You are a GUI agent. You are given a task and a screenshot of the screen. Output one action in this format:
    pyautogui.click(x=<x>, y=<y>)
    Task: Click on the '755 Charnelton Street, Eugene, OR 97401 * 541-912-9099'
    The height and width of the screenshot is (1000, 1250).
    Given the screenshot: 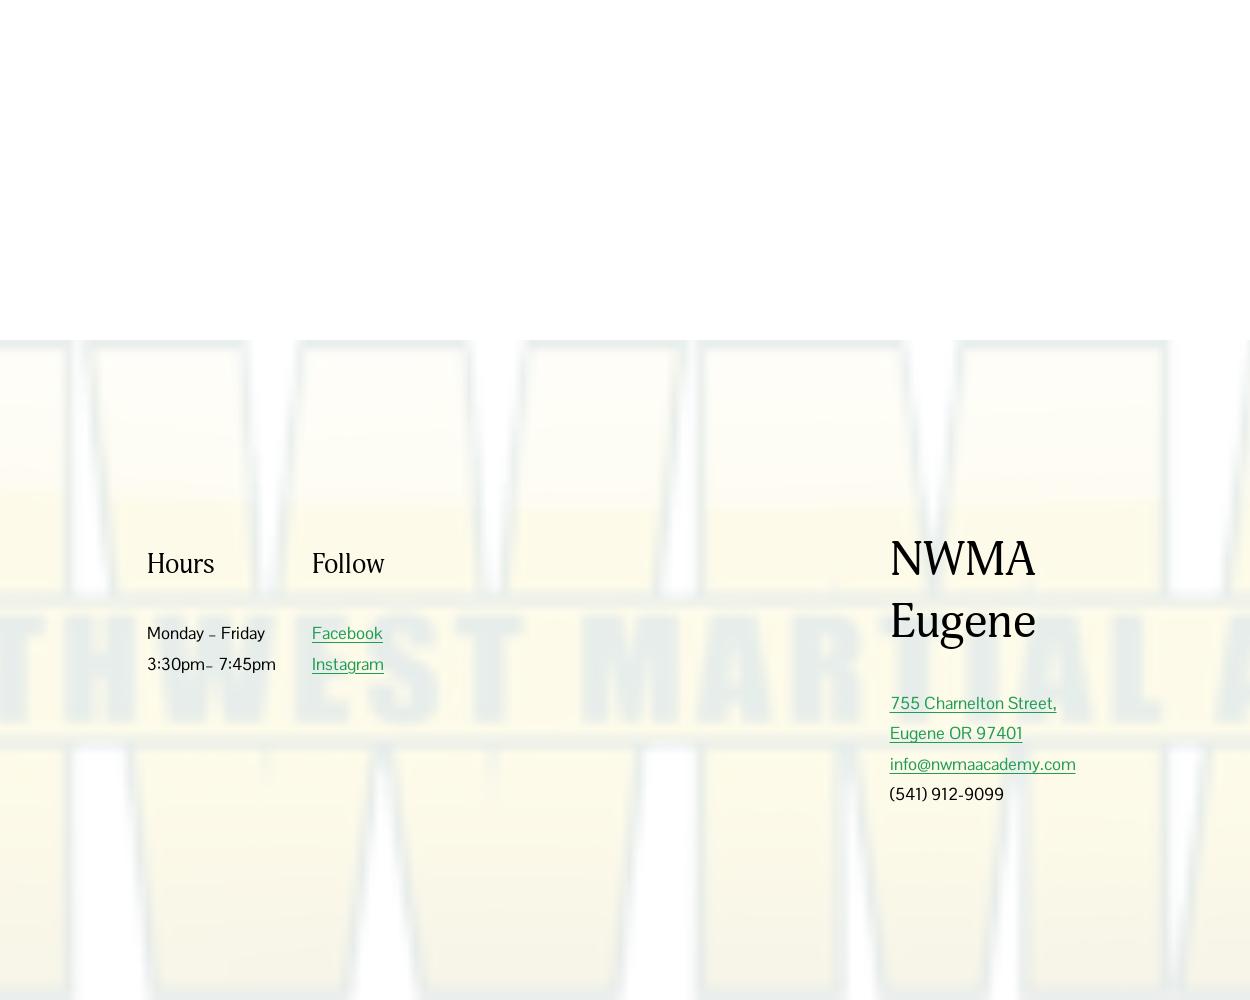 What is the action you would take?
    pyautogui.click(x=623, y=307)
    